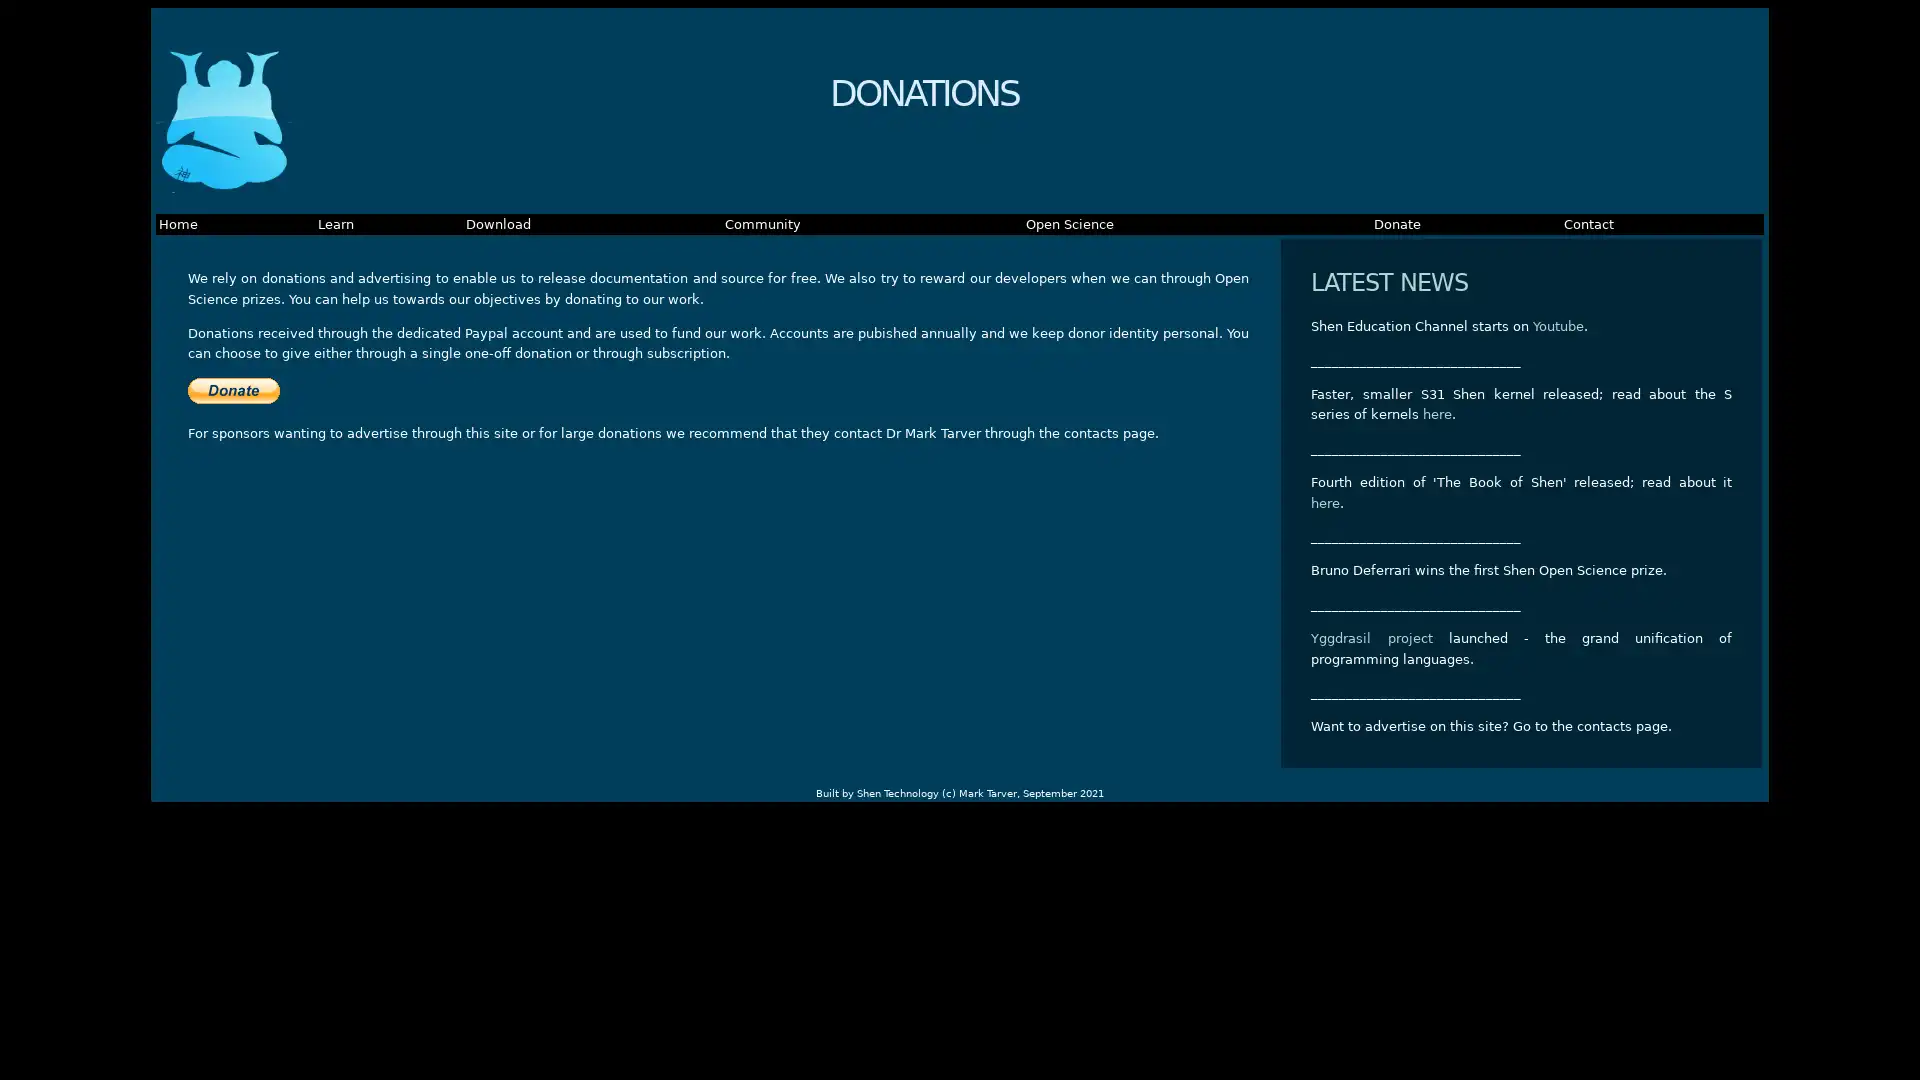 The image size is (1920, 1080). Describe the element at coordinates (233, 390) in the screenshot. I see `Donate with PayPal button` at that location.